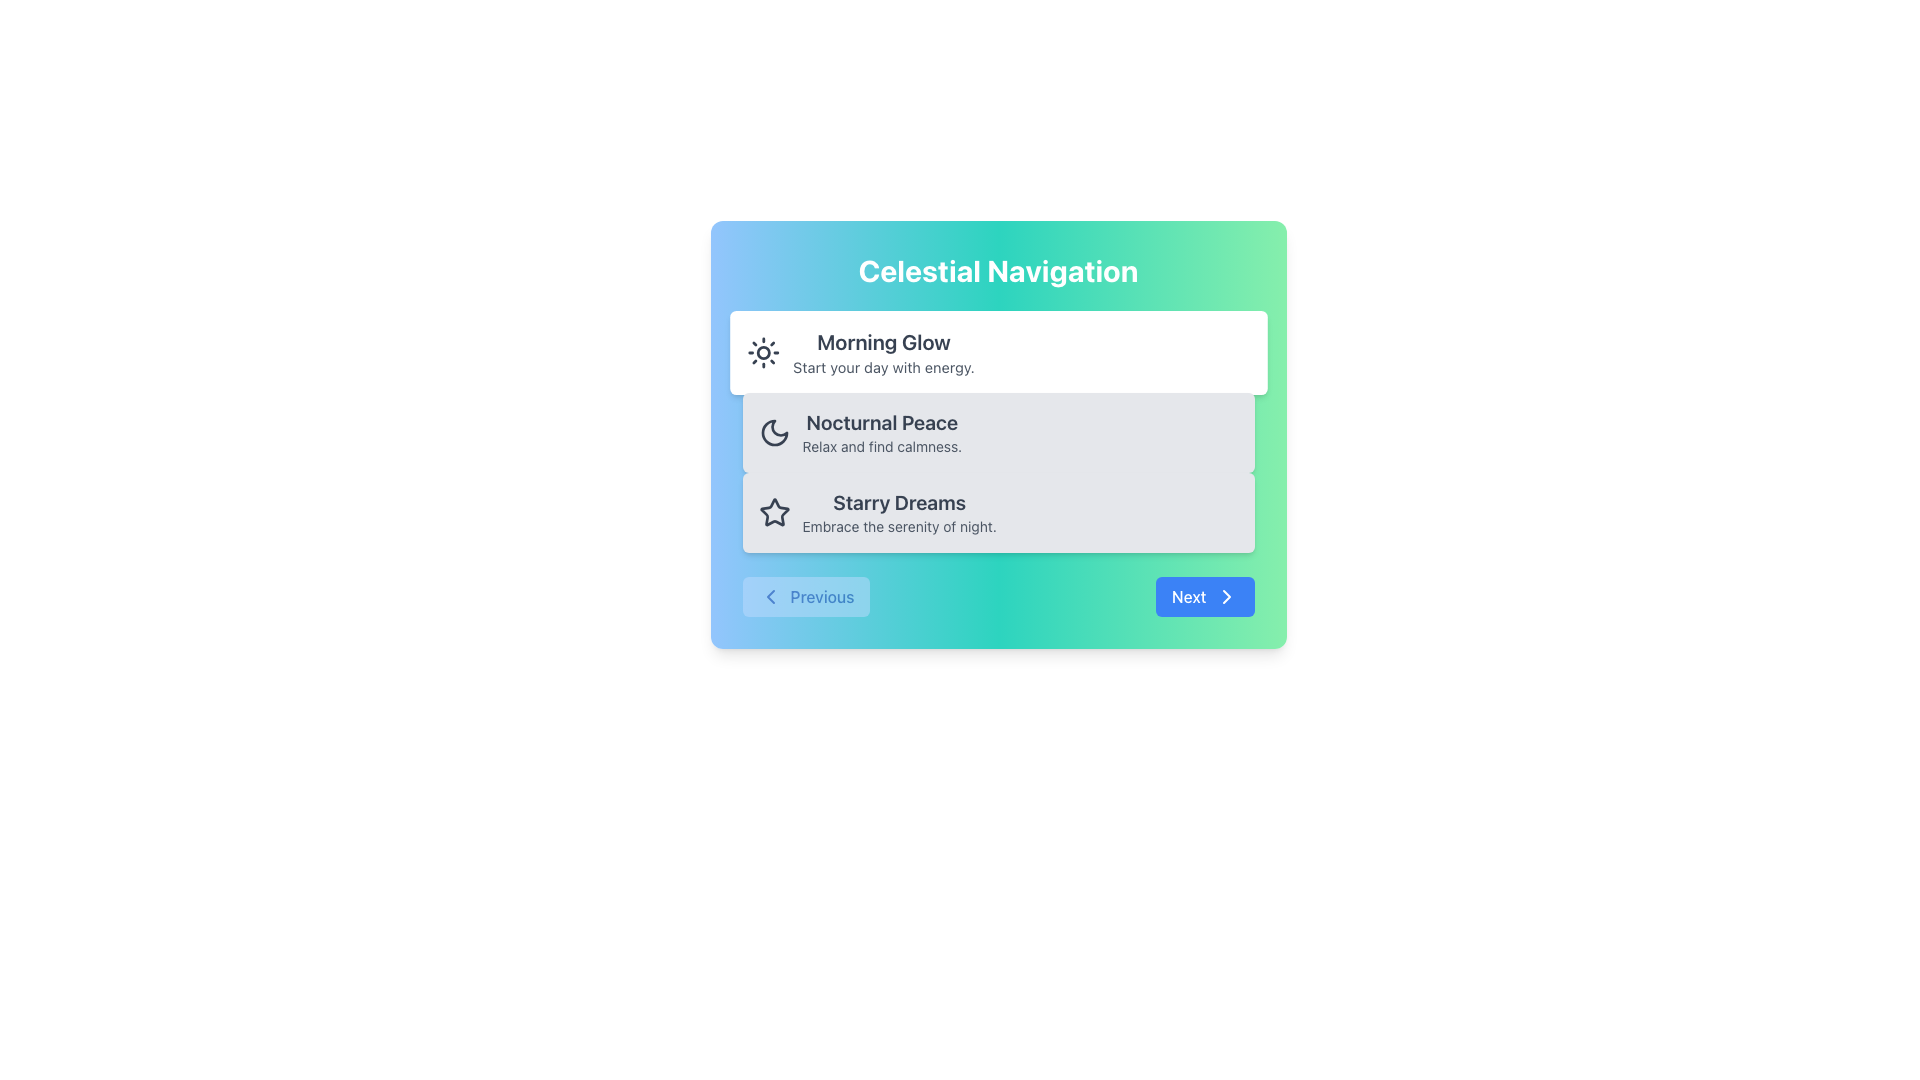 The image size is (1920, 1080). I want to click on the 'Next' button, so click(1204, 596).